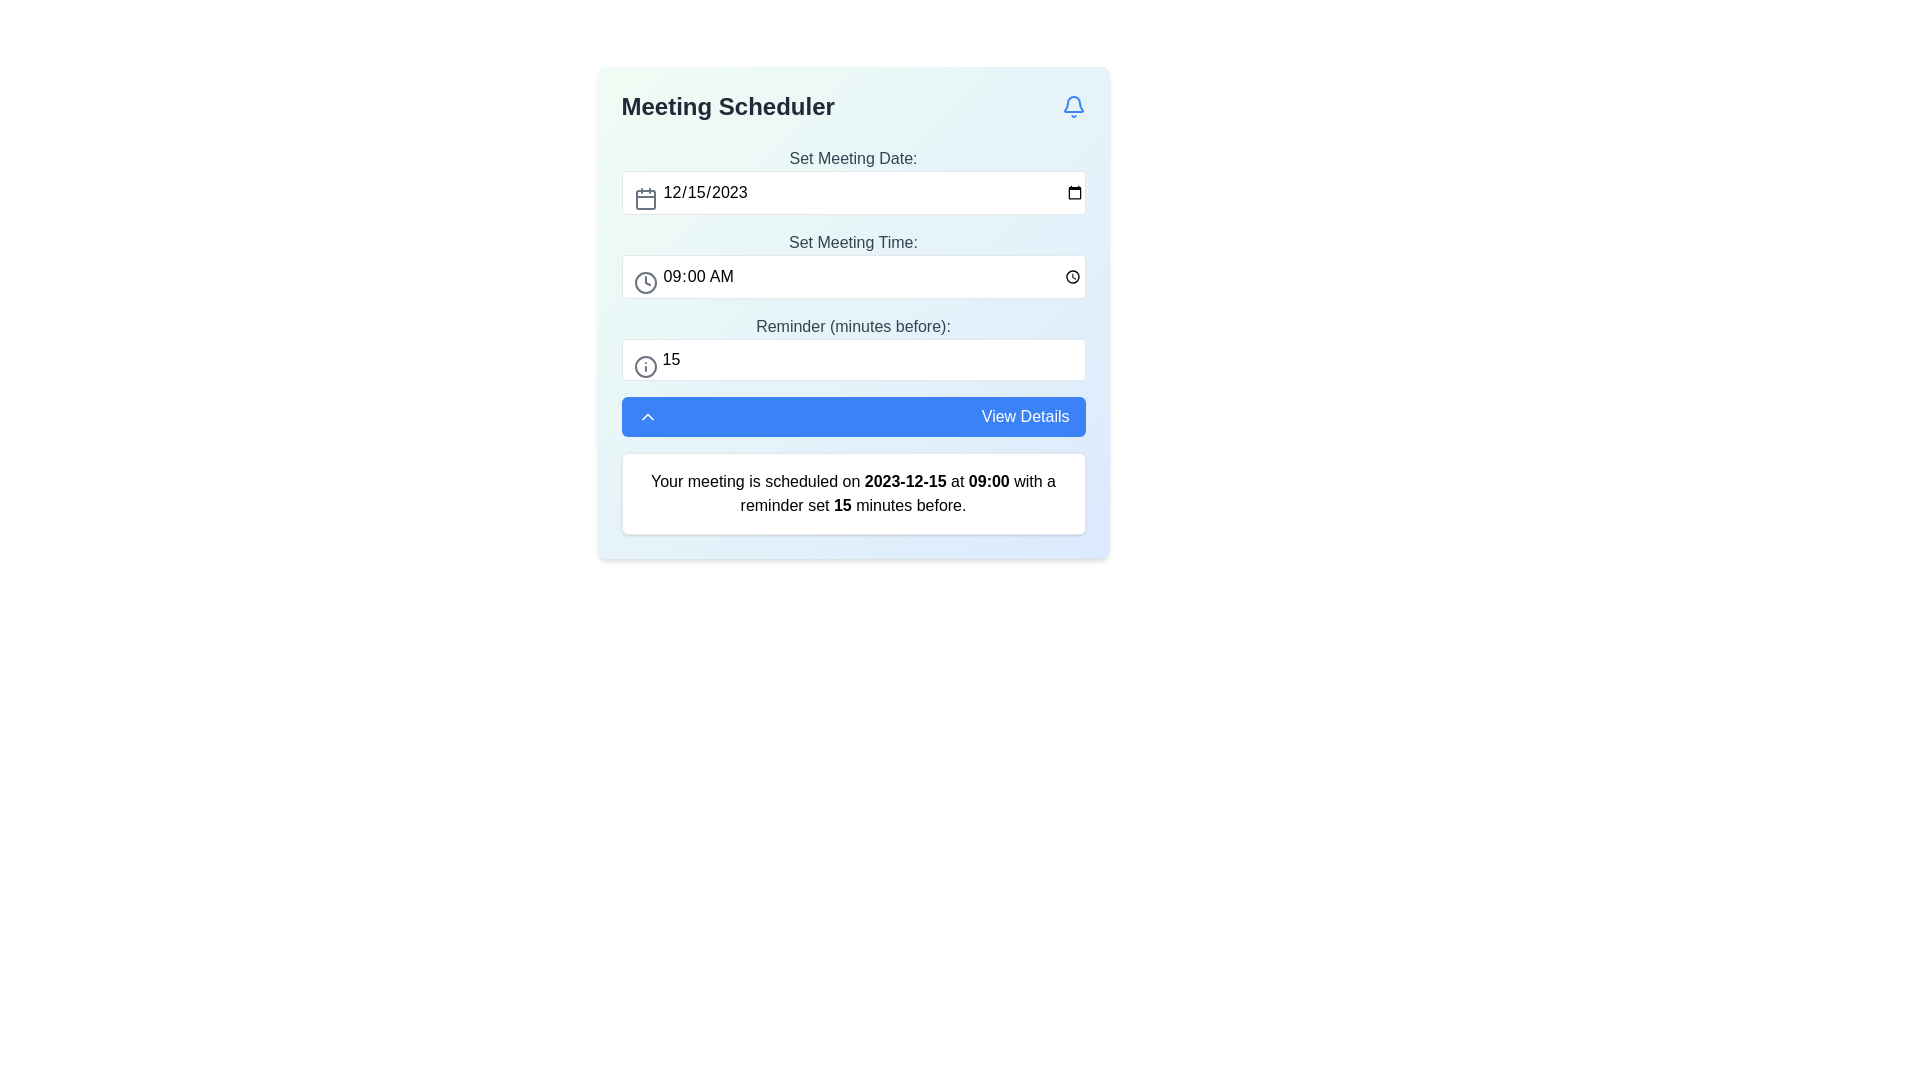 Image resolution: width=1920 pixels, height=1080 pixels. I want to click on the bell-shaped notification icon located at the top right corner of the 'Meeting Scheduler' interface, so click(1072, 107).